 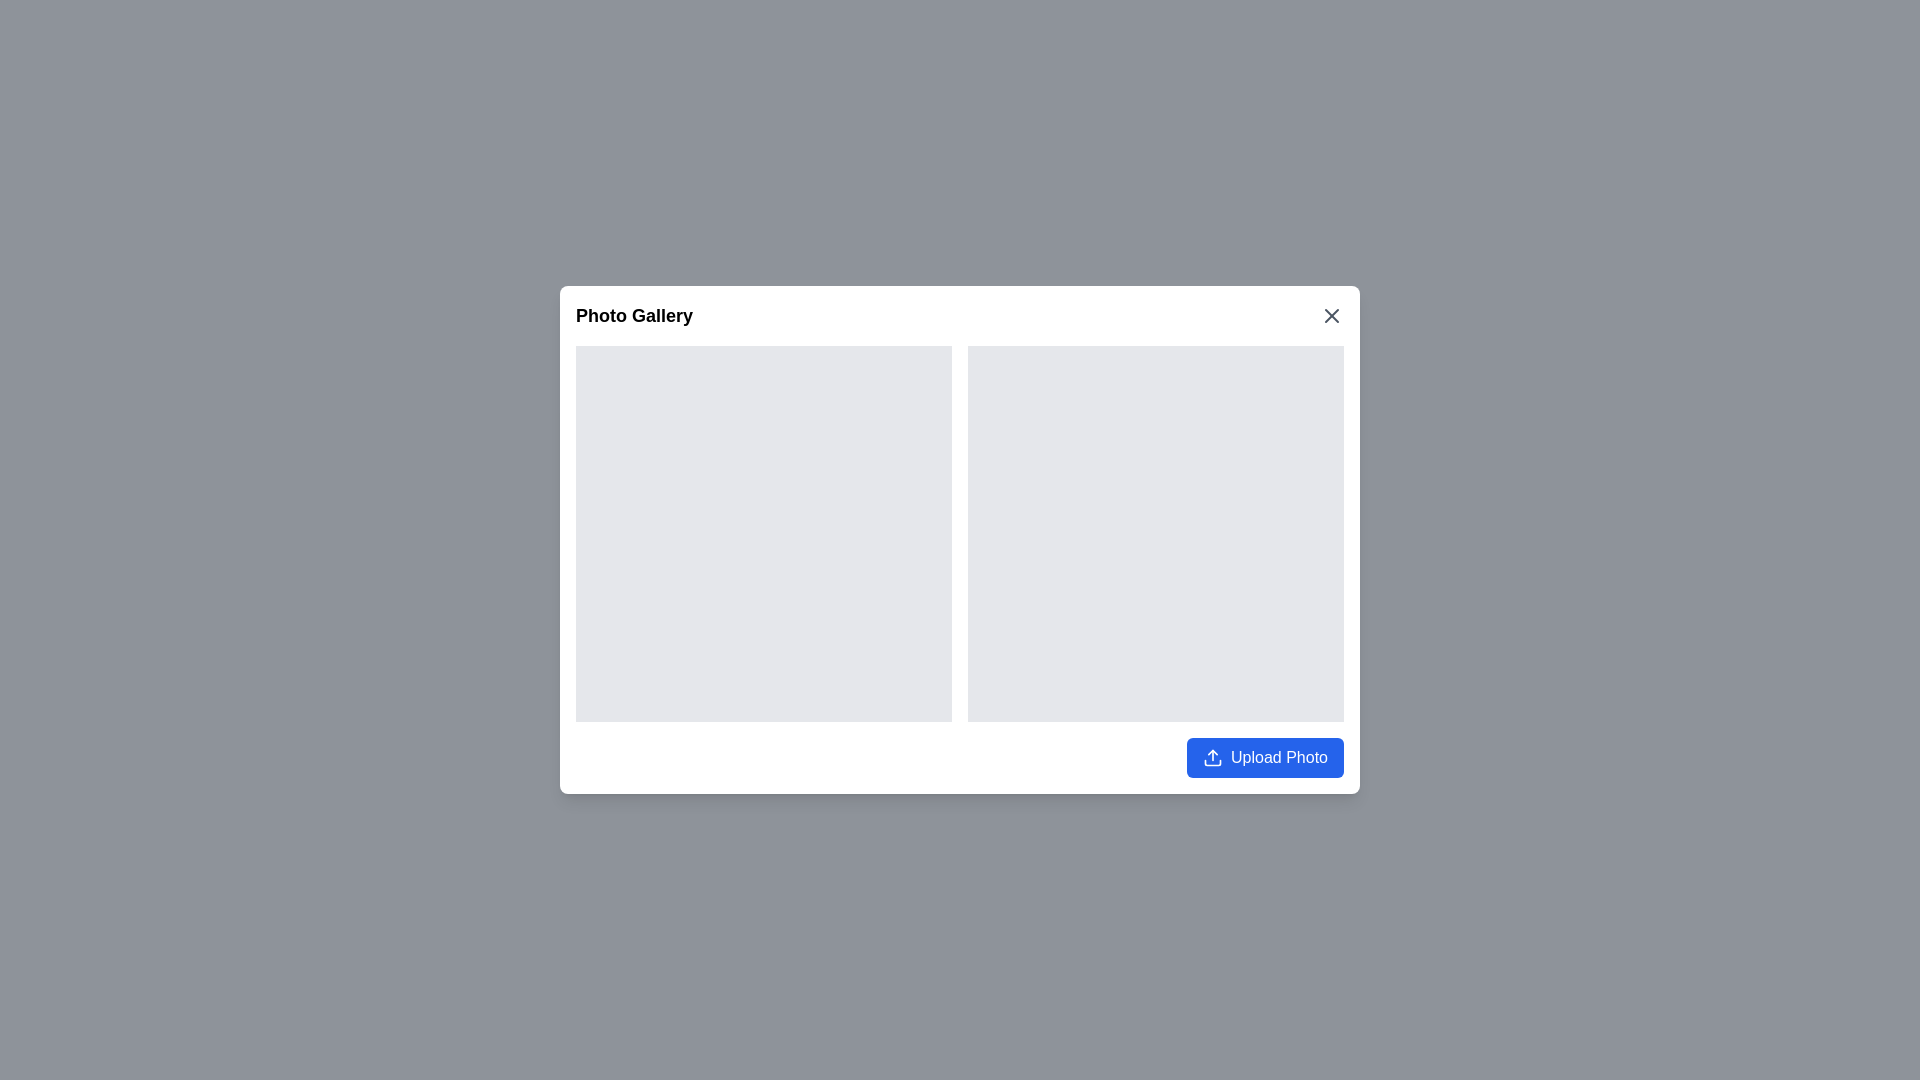 What do you see at coordinates (1331, 315) in the screenshot?
I see `the small 'X' icon styled as a diagonal cross located at the top-right corner of the white window frame` at bounding box center [1331, 315].